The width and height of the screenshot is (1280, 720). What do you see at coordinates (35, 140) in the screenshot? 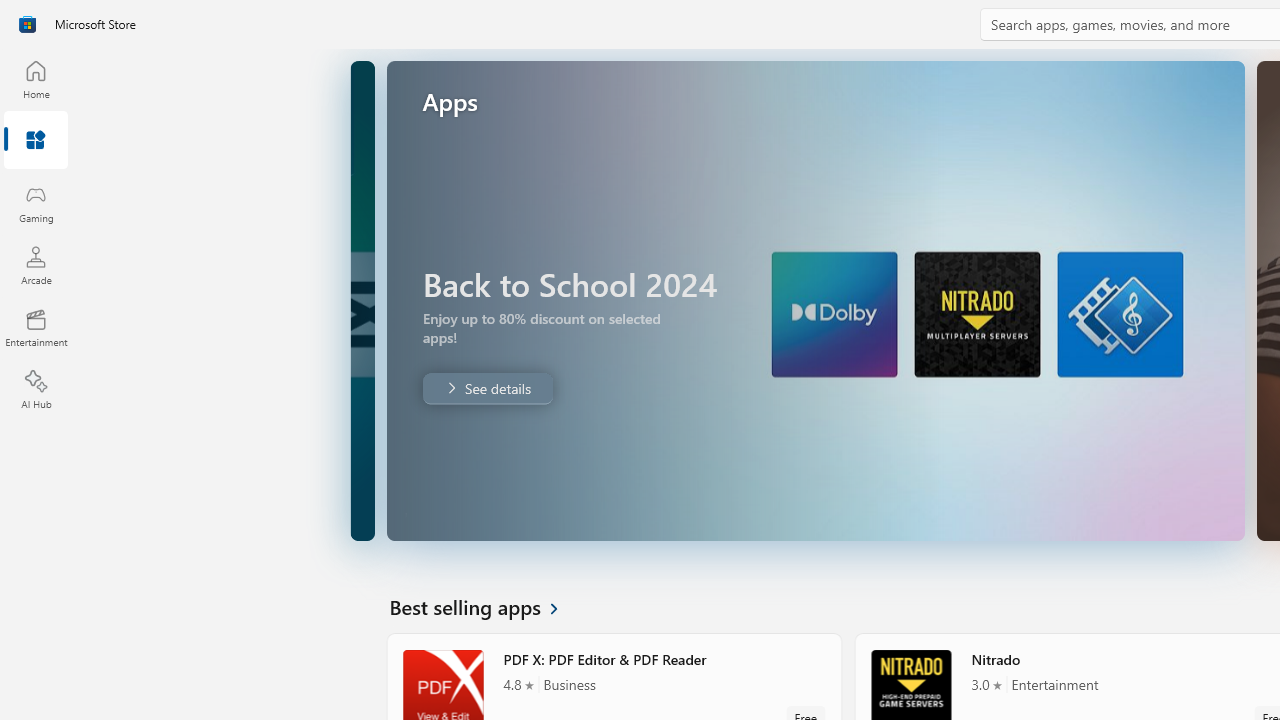
I see `'Apps'` at bounding box center [35, 140].